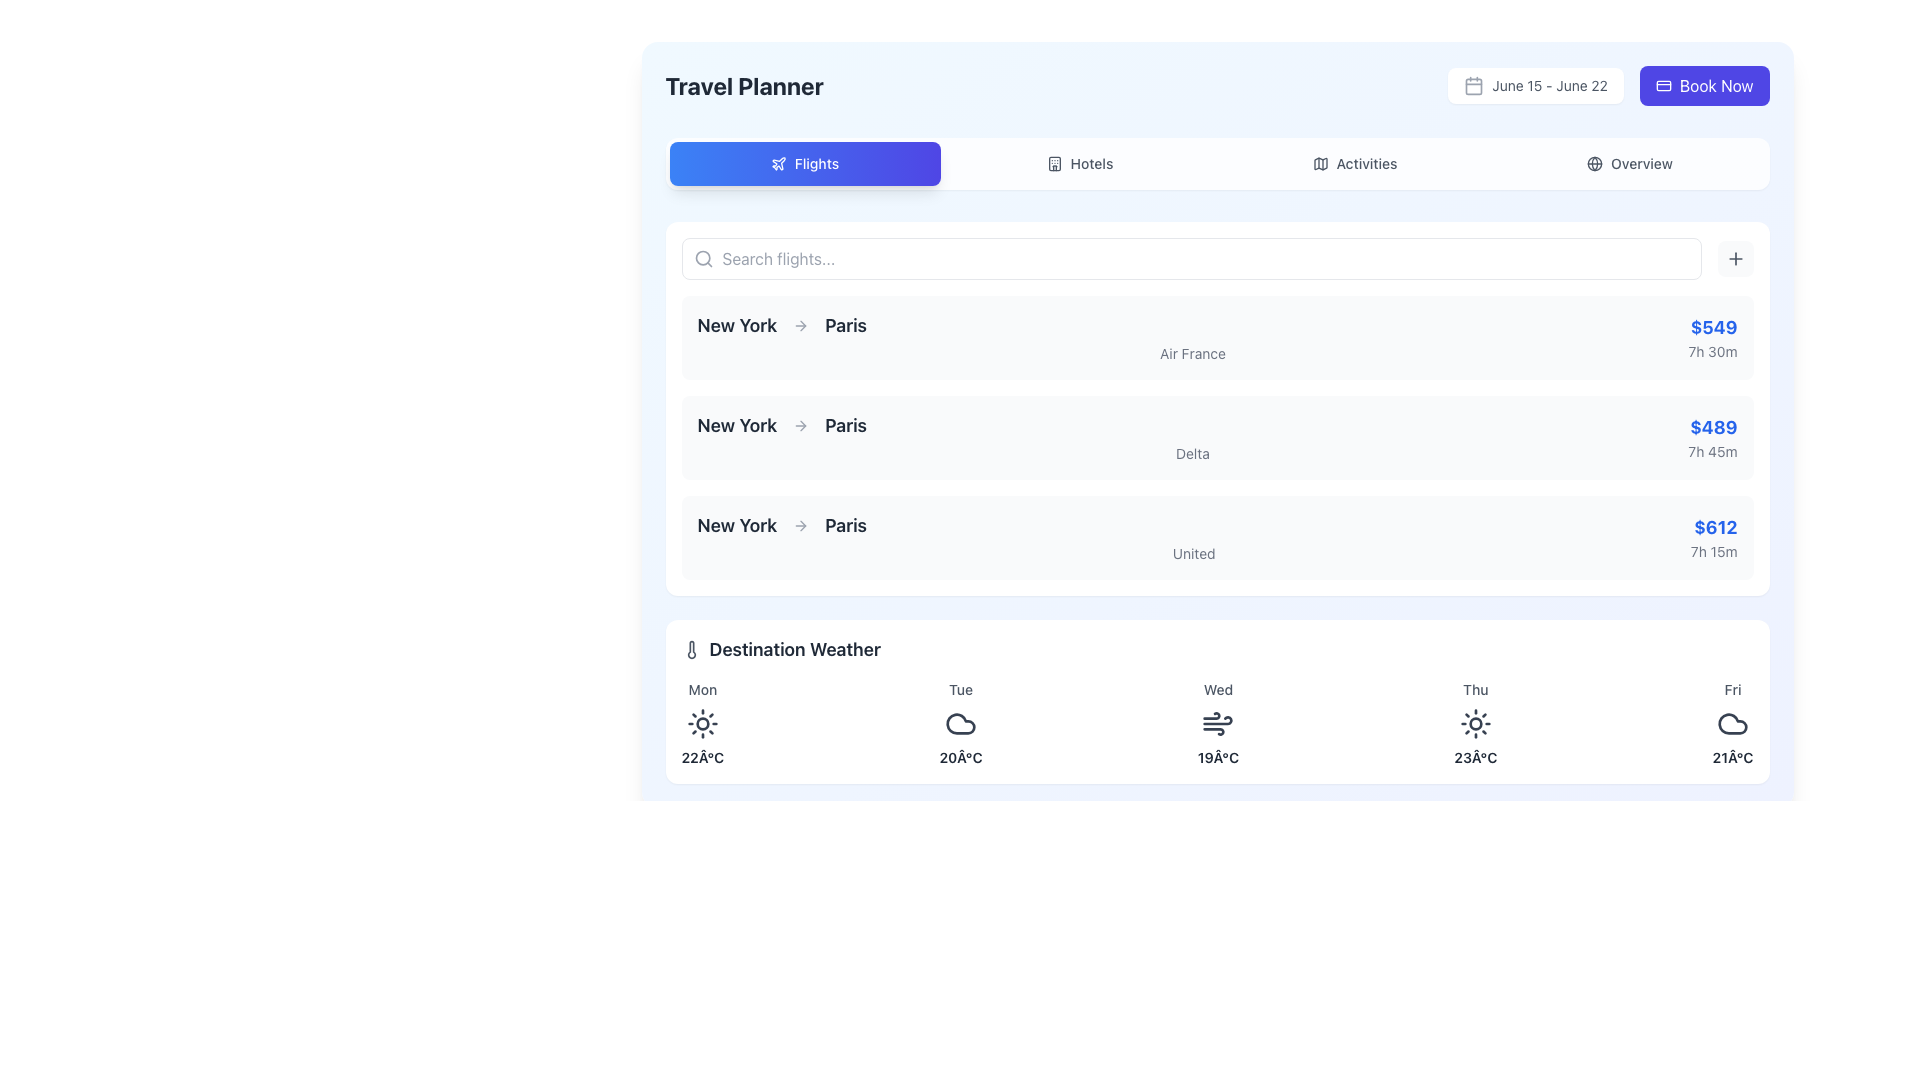 The height and width of the screenshot is (1080, 1920). Describe the element at coordinates (703, 257) in the screenshot. I see `the gray circular magnifying glass icon located to the left of the search bar` at that location.